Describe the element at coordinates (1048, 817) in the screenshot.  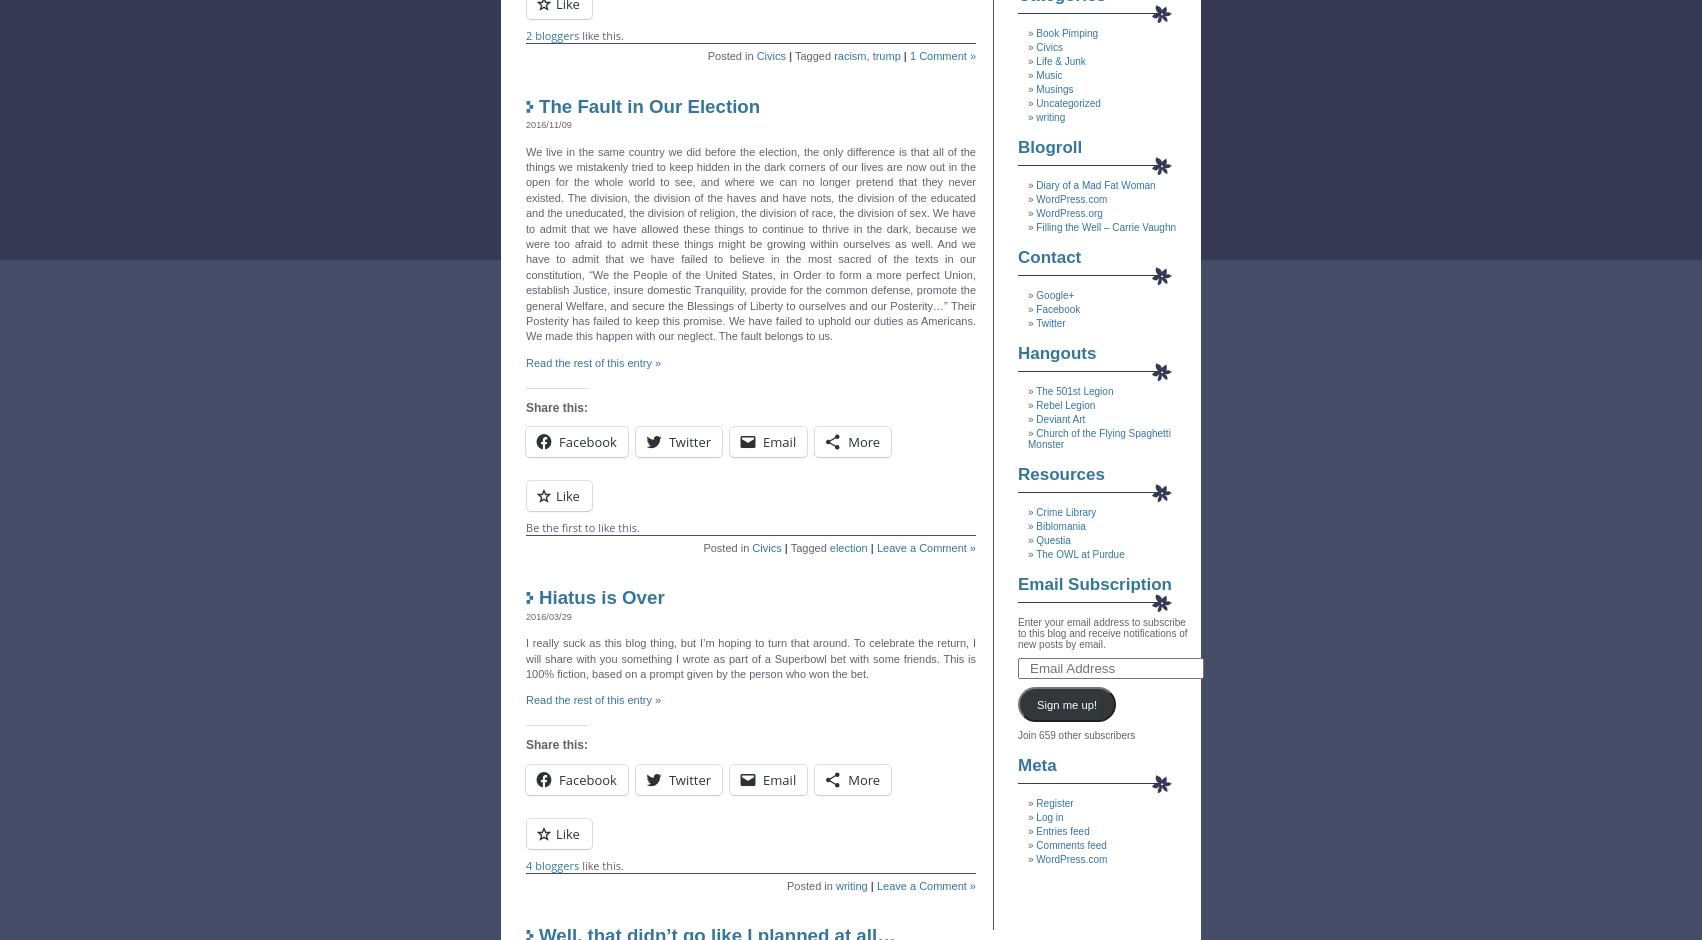
I see `'Log in'` at that location.